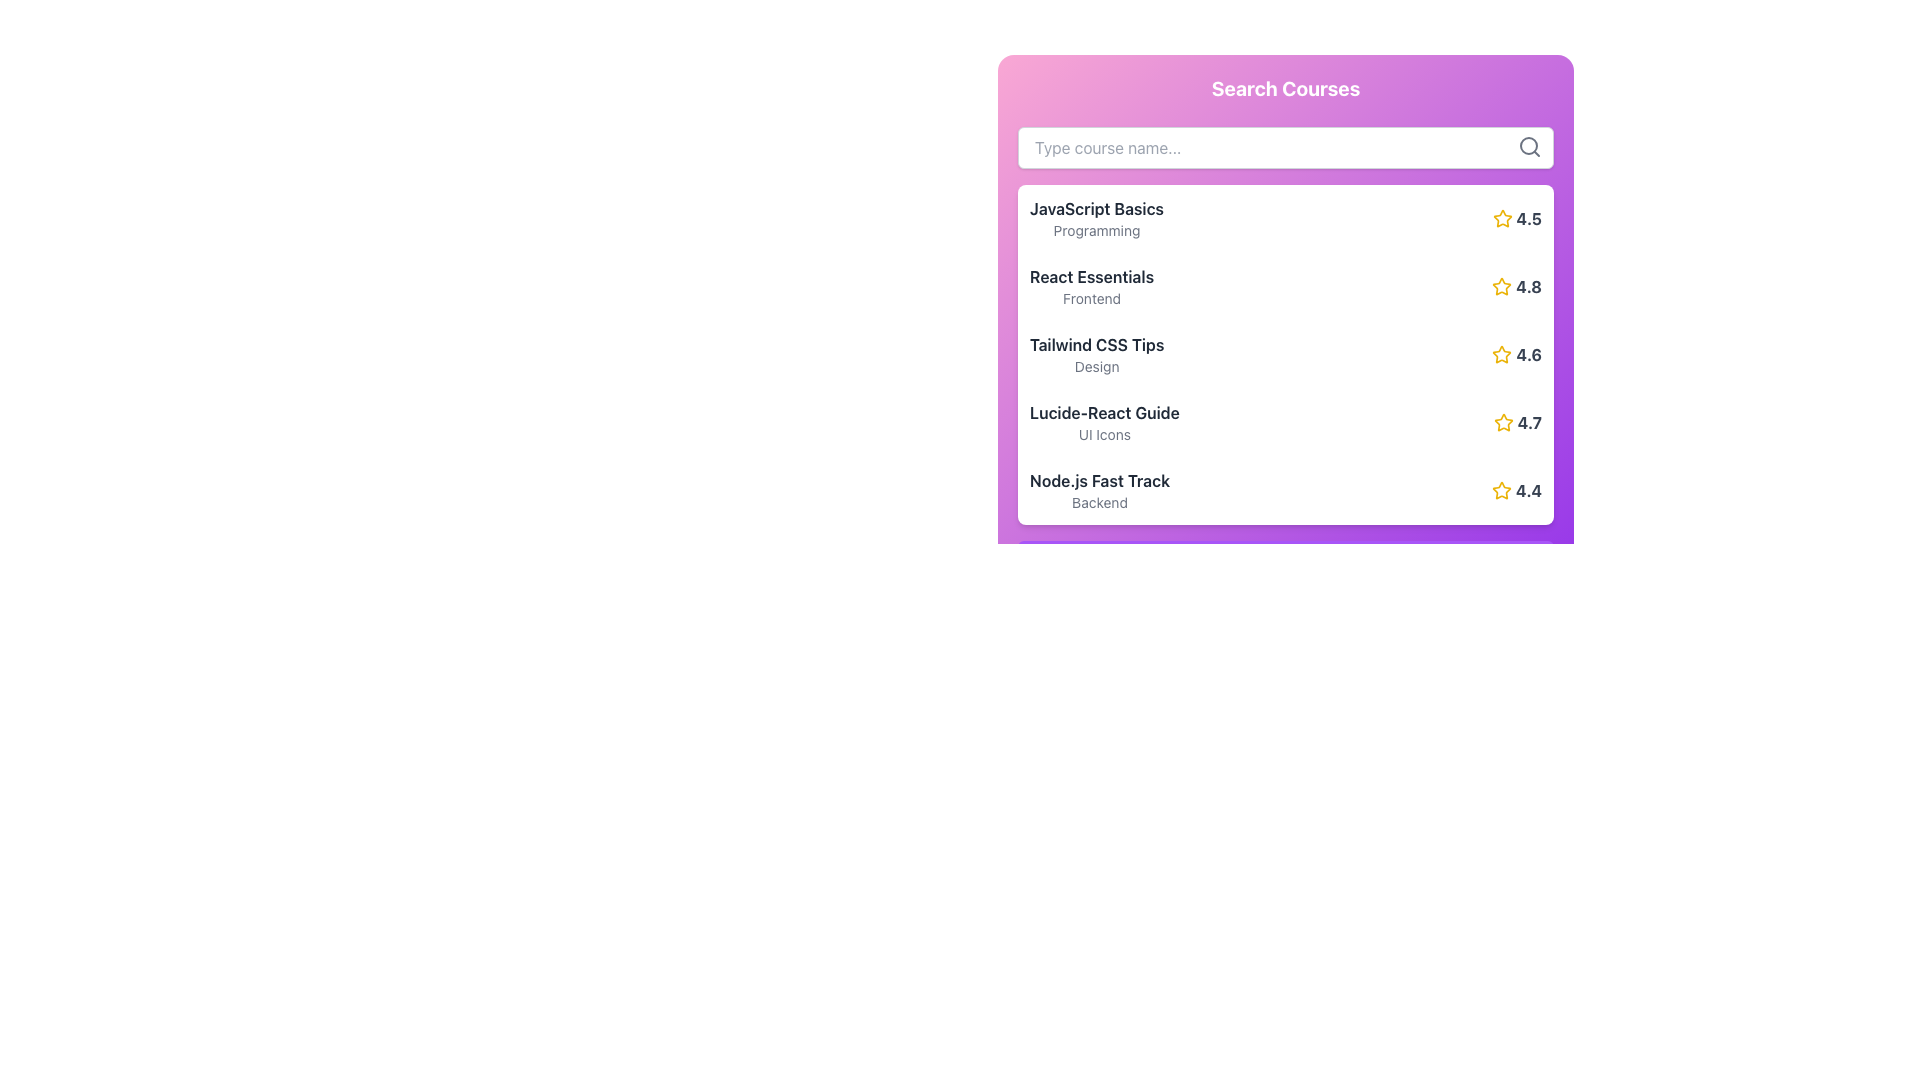  I want to click on the text label indicating the course classification for 'JavaScript Basics', which is located below the course title in the top-left corner of the course listing box, so click(1096, 230).